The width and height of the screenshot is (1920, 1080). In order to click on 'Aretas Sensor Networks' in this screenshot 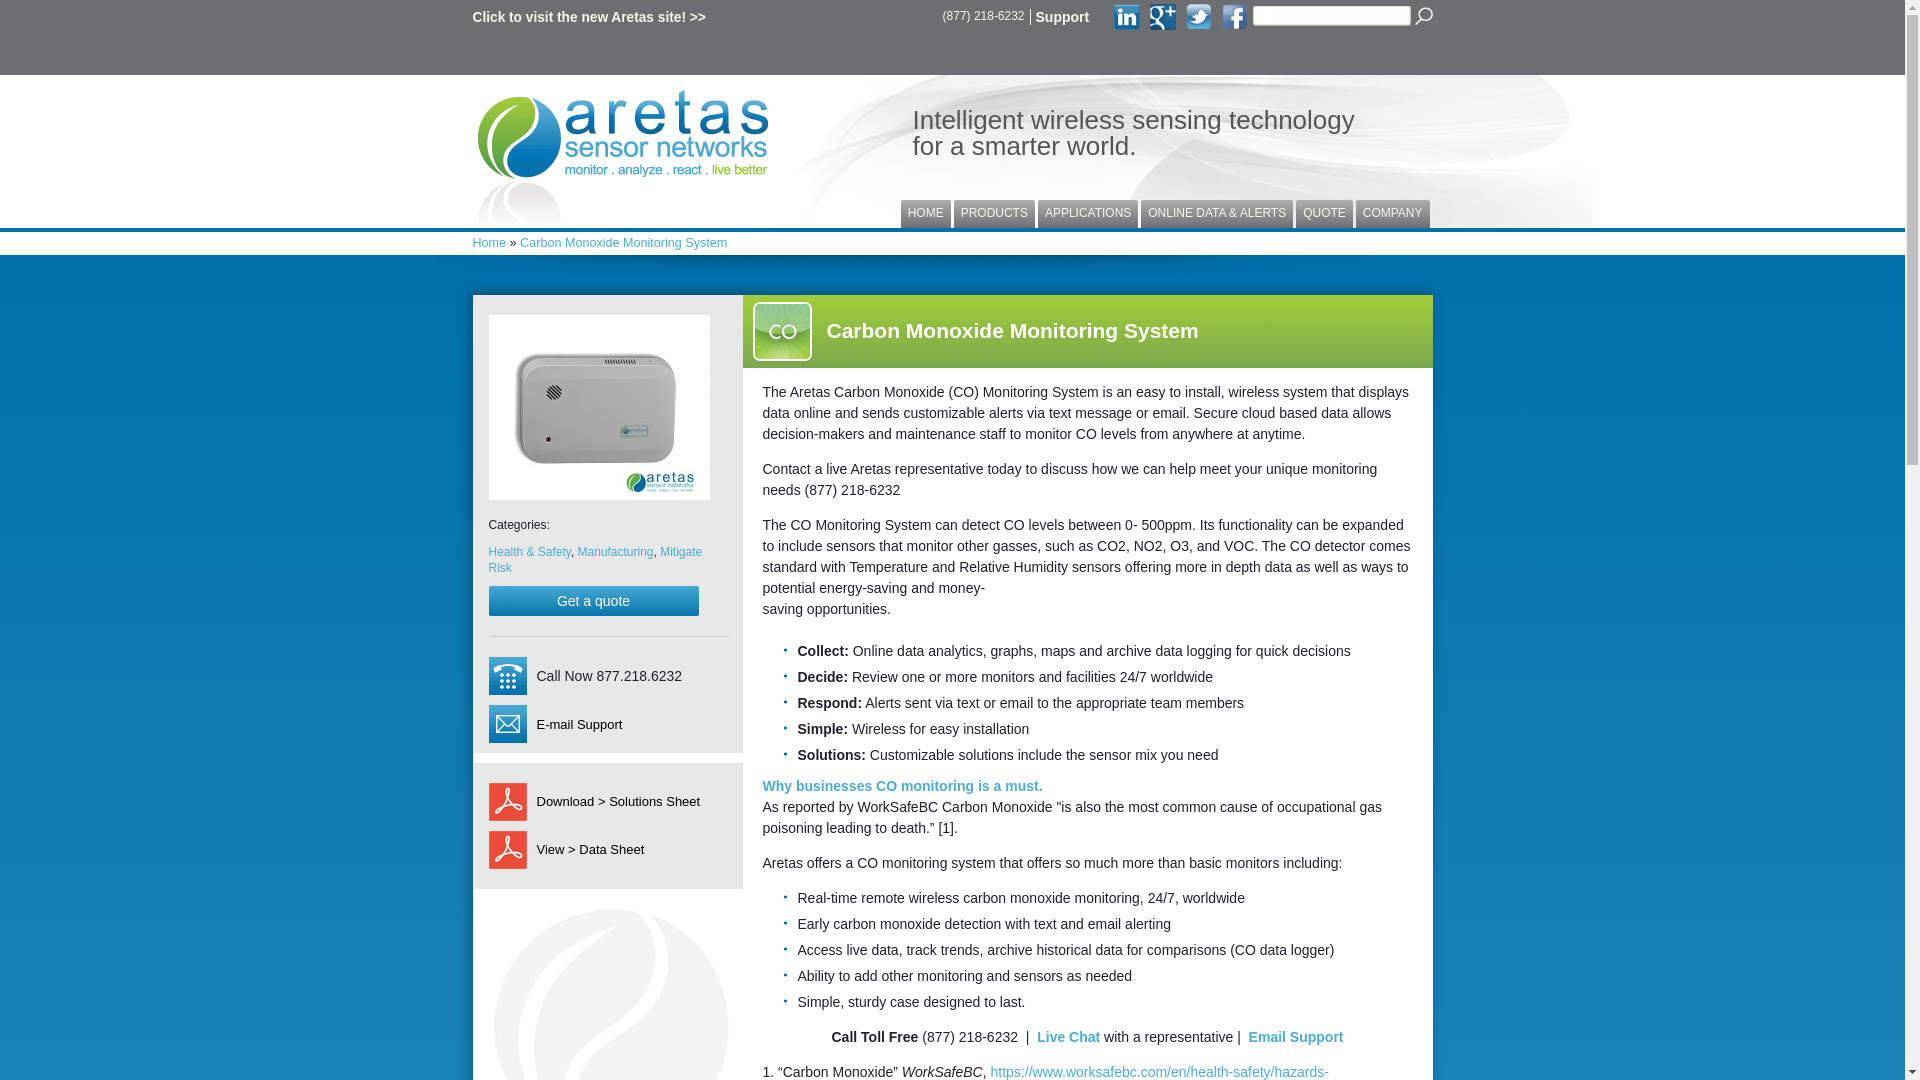, I will do `click(621, 157)`.